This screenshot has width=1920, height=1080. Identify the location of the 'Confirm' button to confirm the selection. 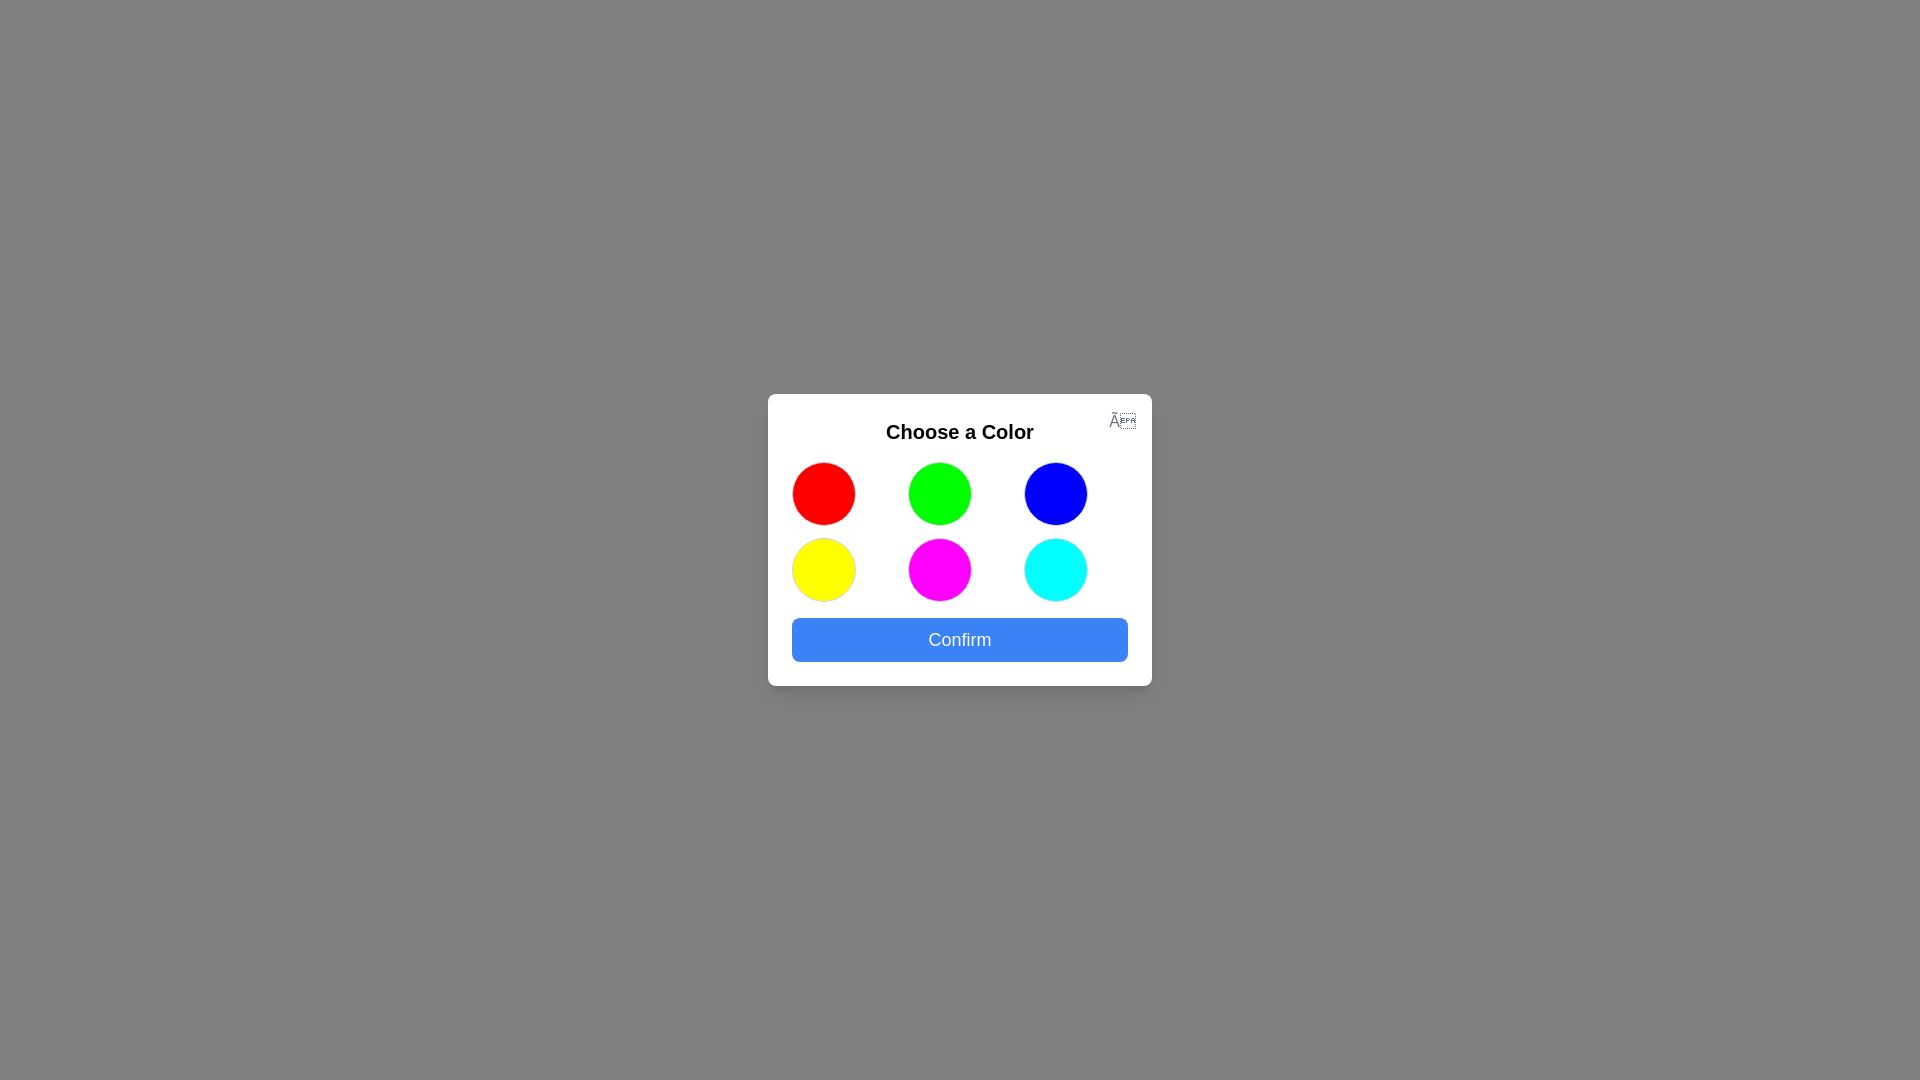
(960, 640).